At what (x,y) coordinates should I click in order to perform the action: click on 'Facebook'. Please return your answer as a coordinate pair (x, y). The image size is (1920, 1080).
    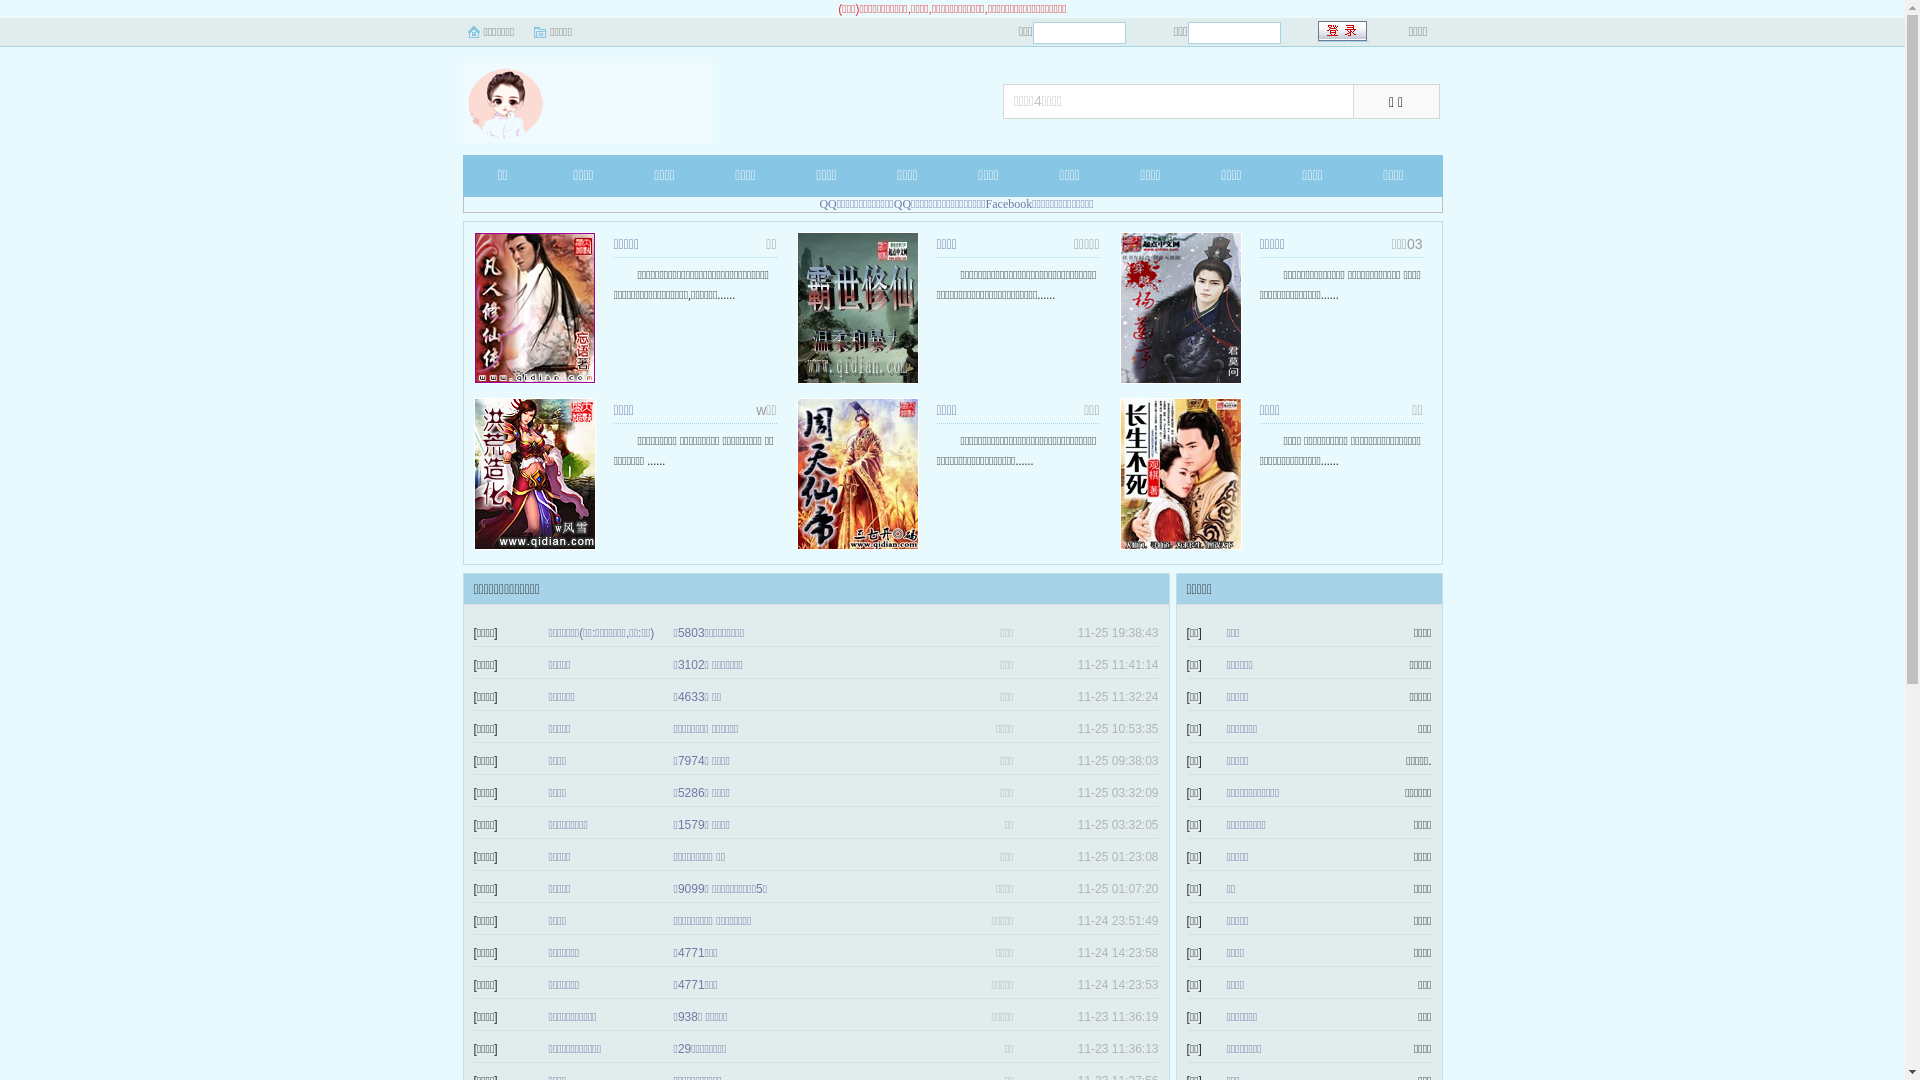
    Looking at the image, I should click on (985, 204).